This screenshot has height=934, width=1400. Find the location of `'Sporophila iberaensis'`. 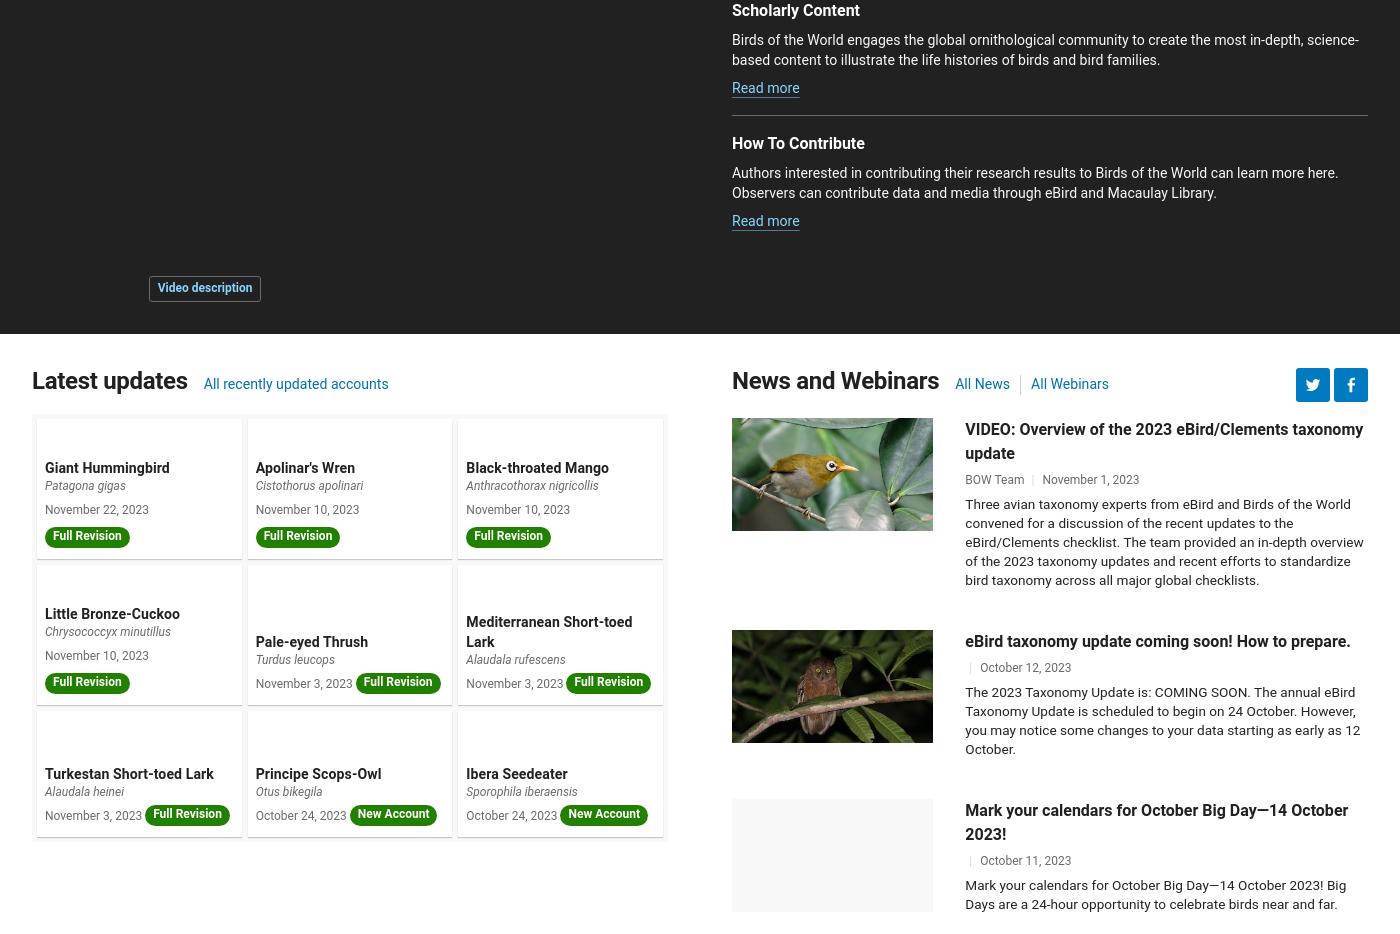

'Sporophila iberaensis' is located at coordinates (521, 790).